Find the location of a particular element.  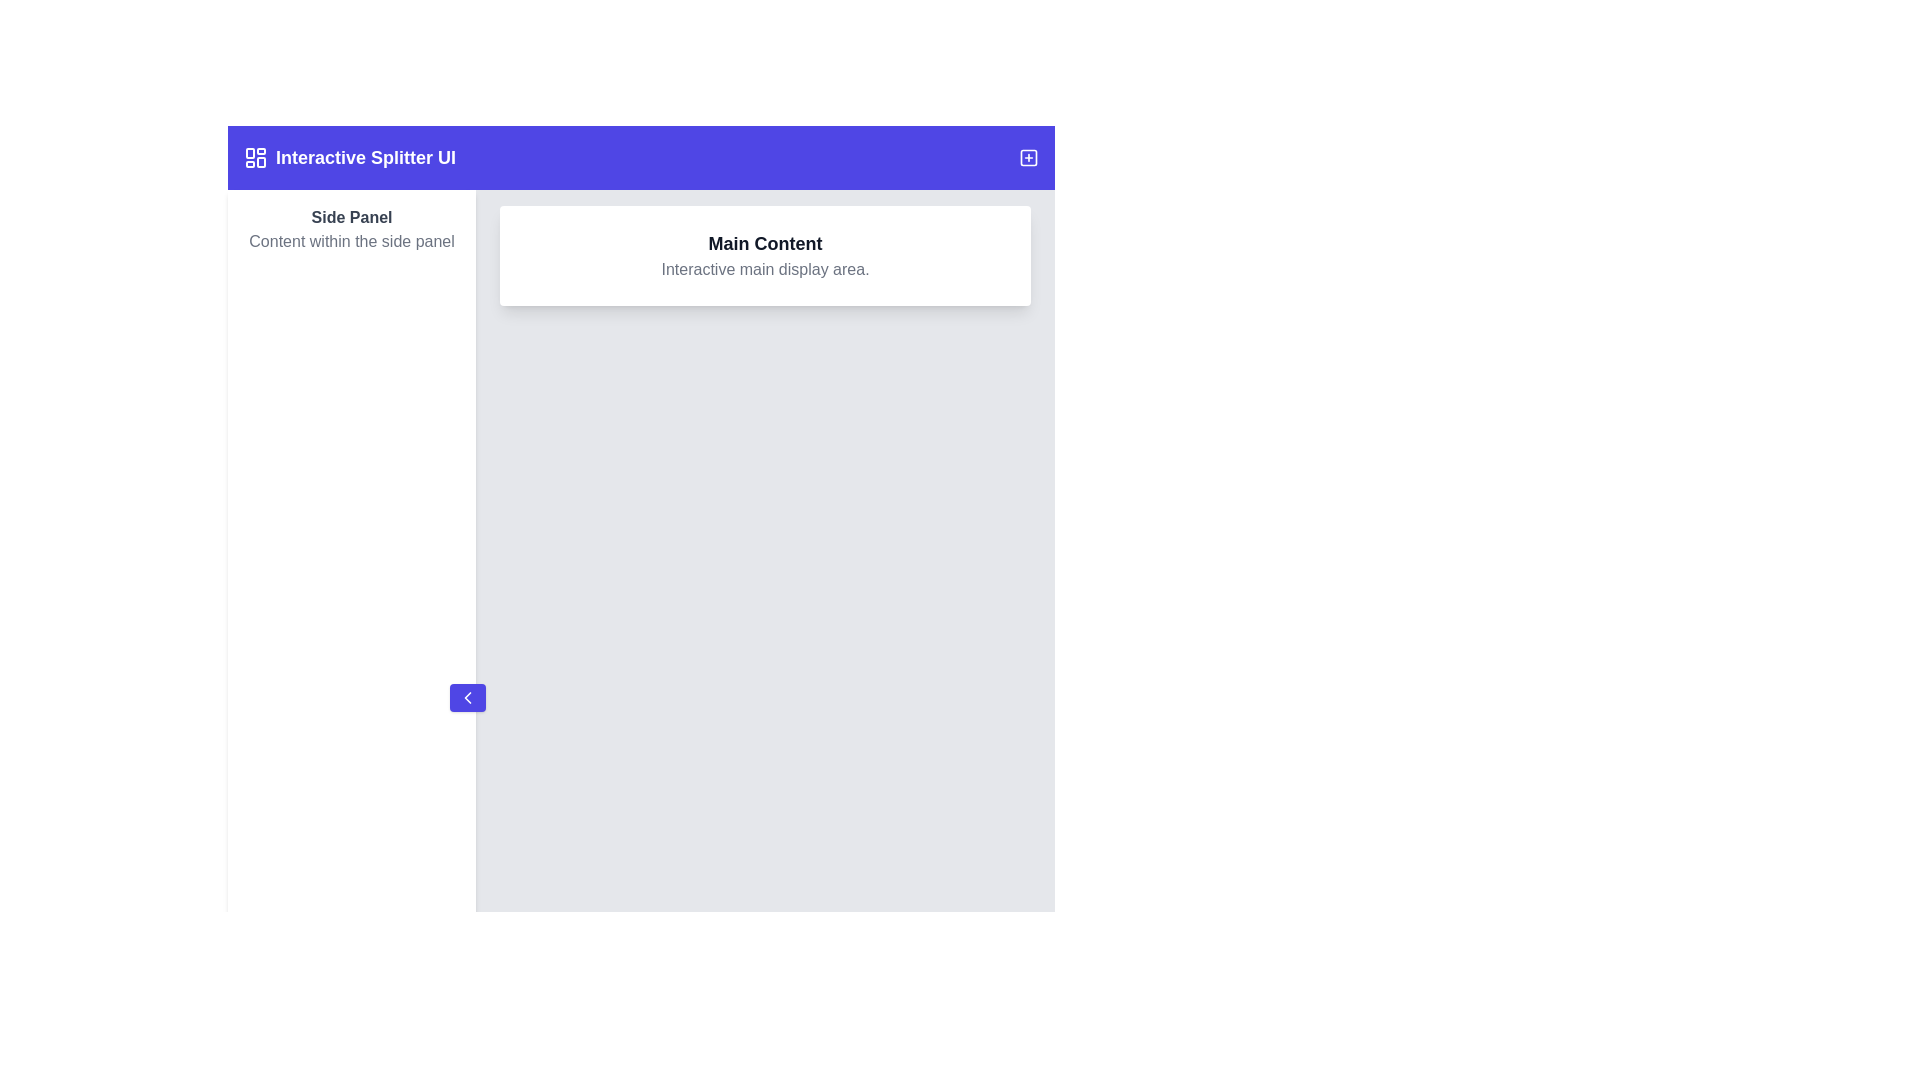

text label 'Interactive Splitter UI' located on the left side of the blue header bar, immediately to the right of the grid layout icon is located at coordinates (365, 157).